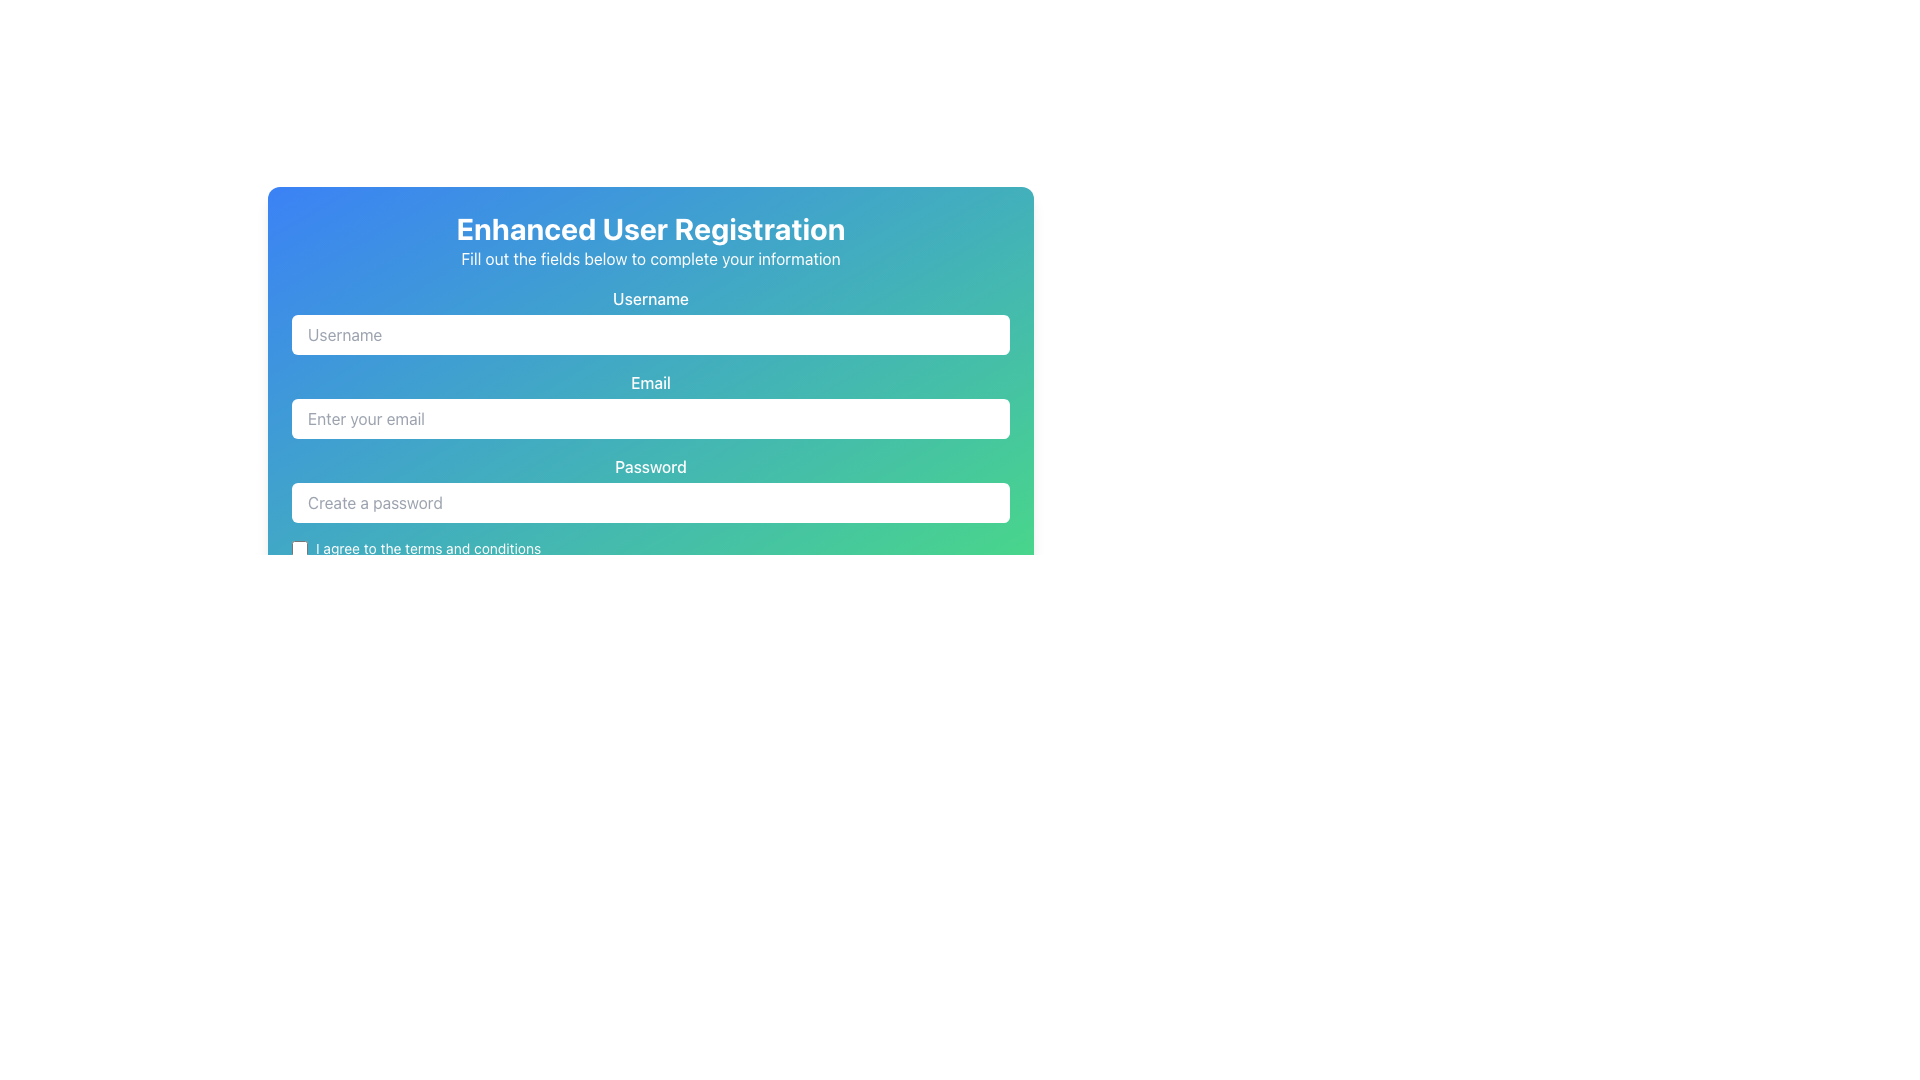  I want to click on the label indicating the purpose of the adjacent password input field, which is located directly above the 'Create a password' field, so click(651, 466).